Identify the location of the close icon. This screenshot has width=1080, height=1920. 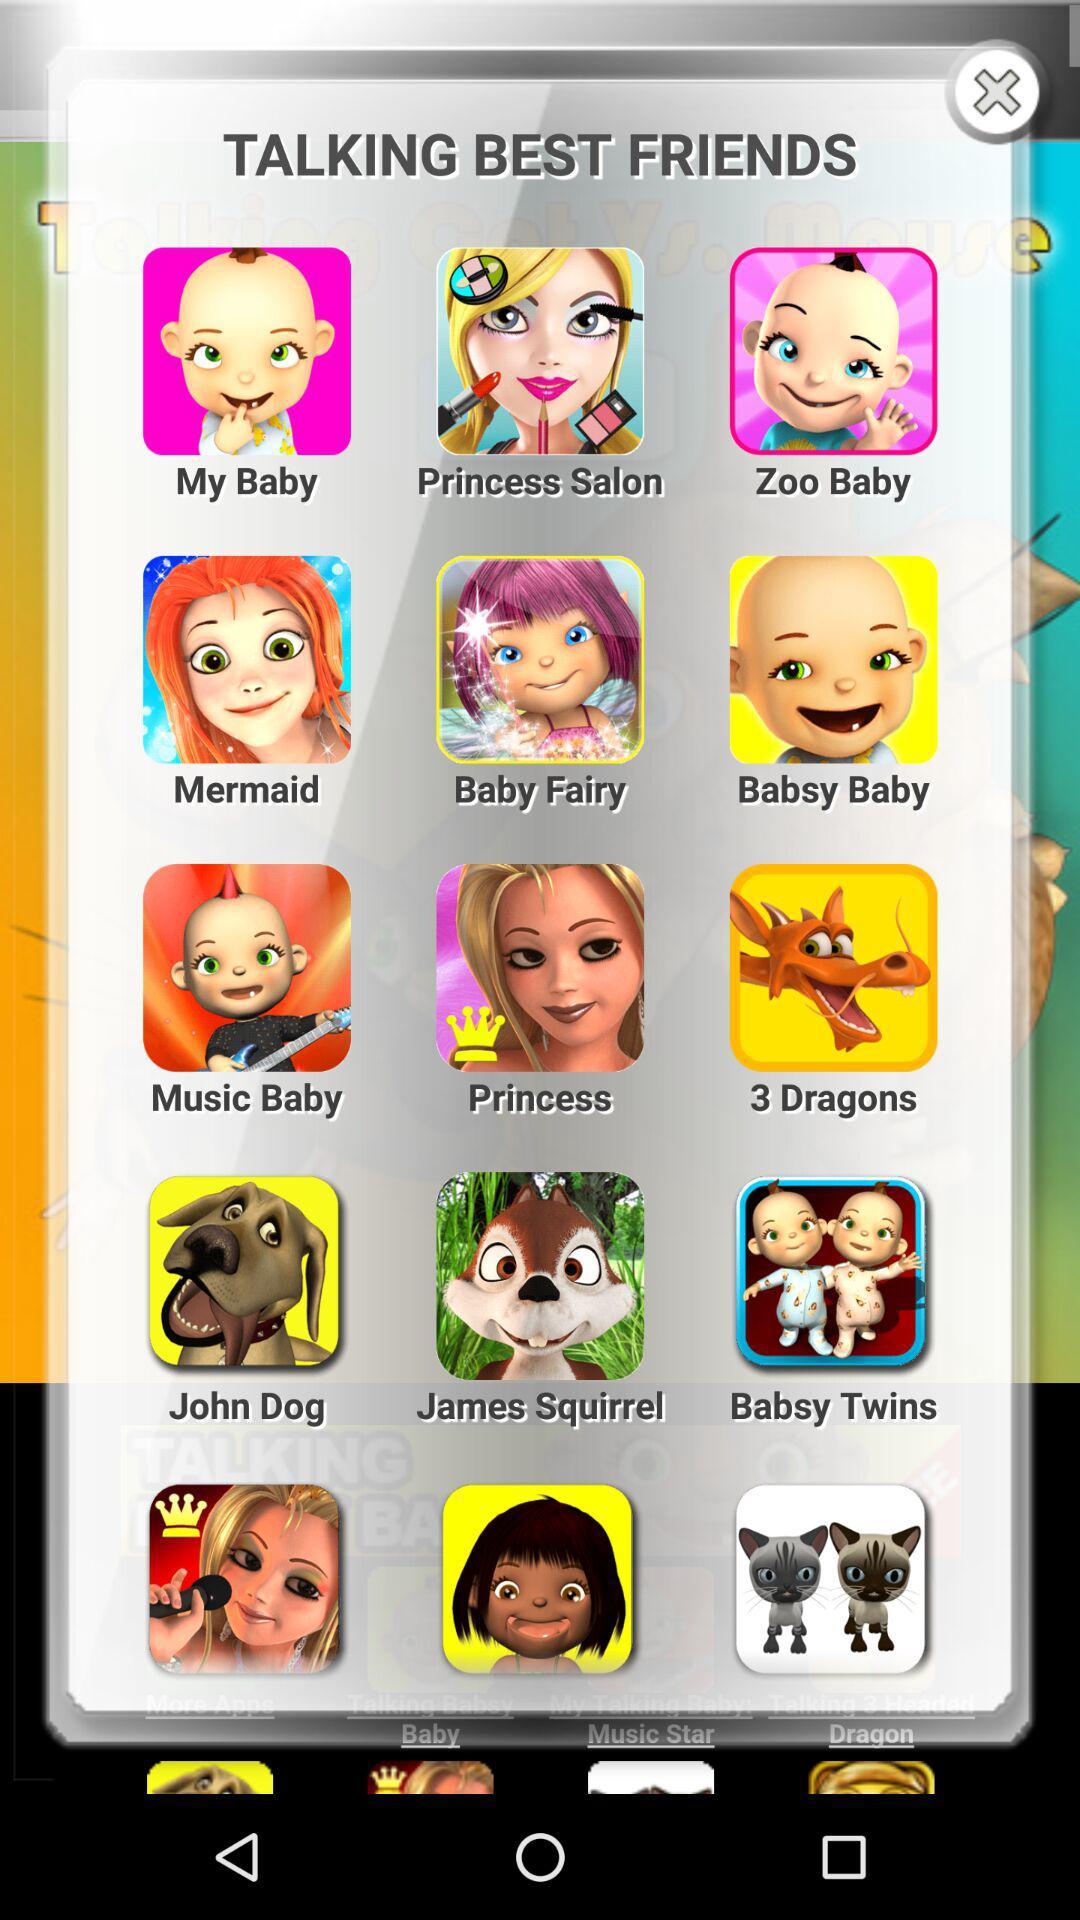
(1001, 100).